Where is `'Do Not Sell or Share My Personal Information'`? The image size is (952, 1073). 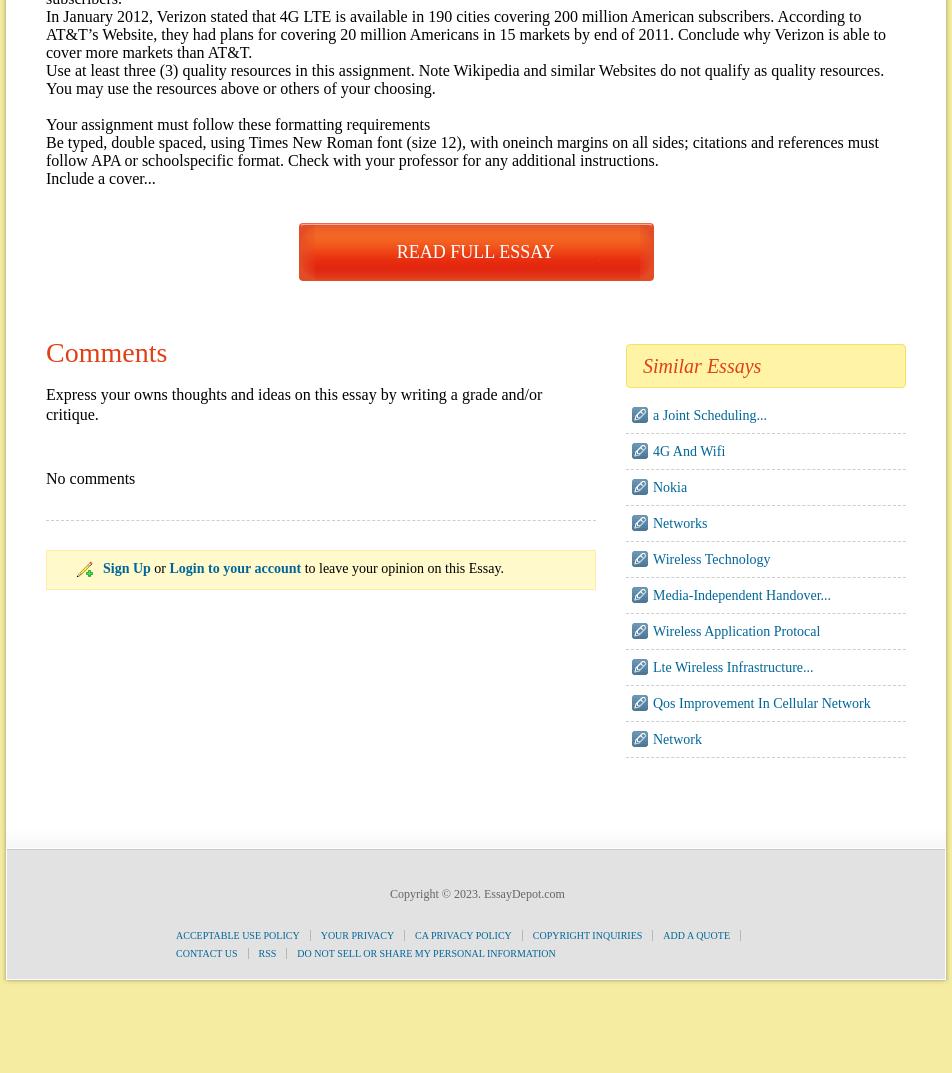
'Do Not Sell or Share My Personal Information' is located at coordinates (426, 953).